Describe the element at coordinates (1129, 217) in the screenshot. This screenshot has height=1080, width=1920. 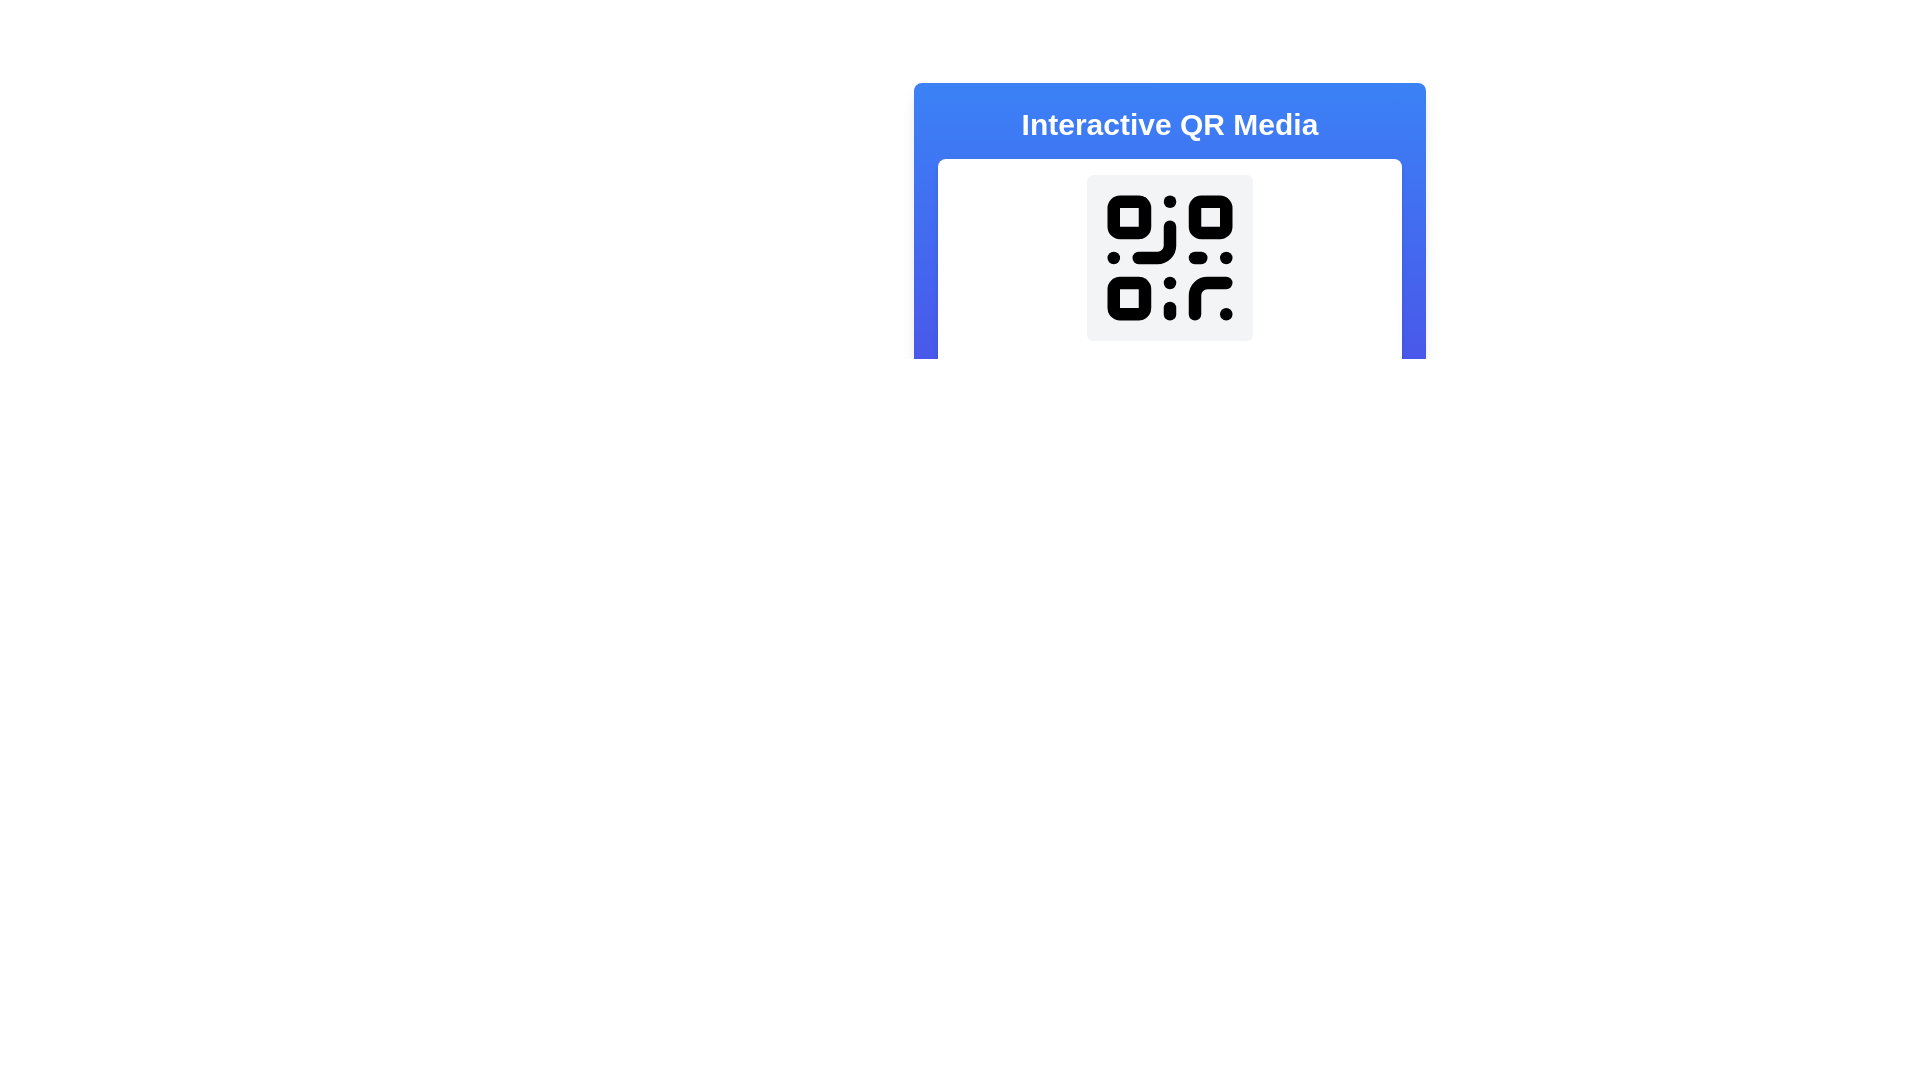
I see `rounded square marker located in the upper-left section of the QR code` at that location.